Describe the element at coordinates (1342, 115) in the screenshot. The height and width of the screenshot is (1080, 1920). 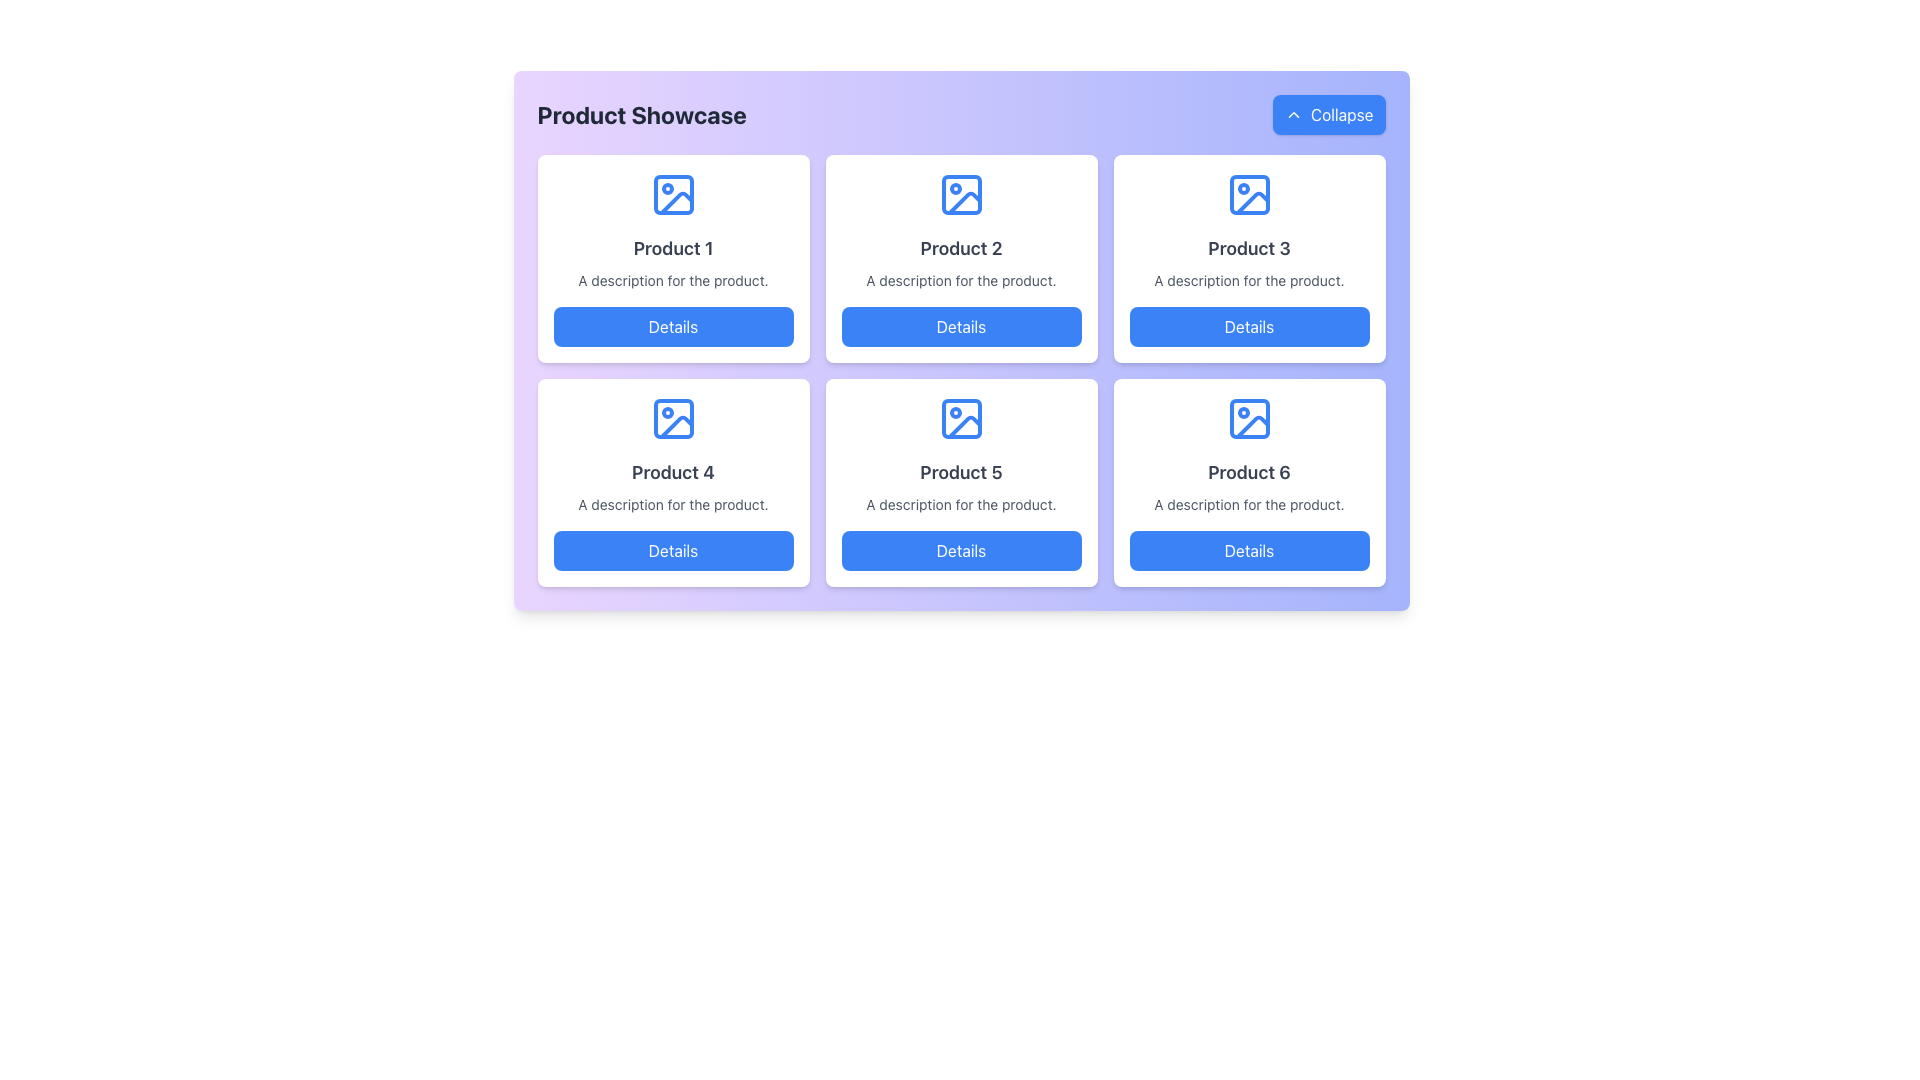
I see `text of the label within the button that suggests collapsing an expanded section of the interface, located in the top-right section of the layout` at that location.